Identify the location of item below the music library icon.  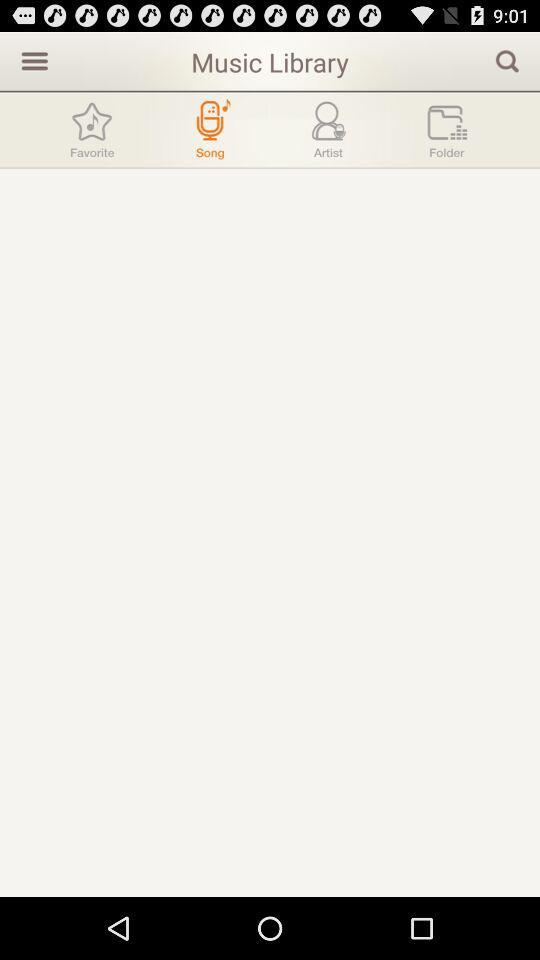
(209, 128).